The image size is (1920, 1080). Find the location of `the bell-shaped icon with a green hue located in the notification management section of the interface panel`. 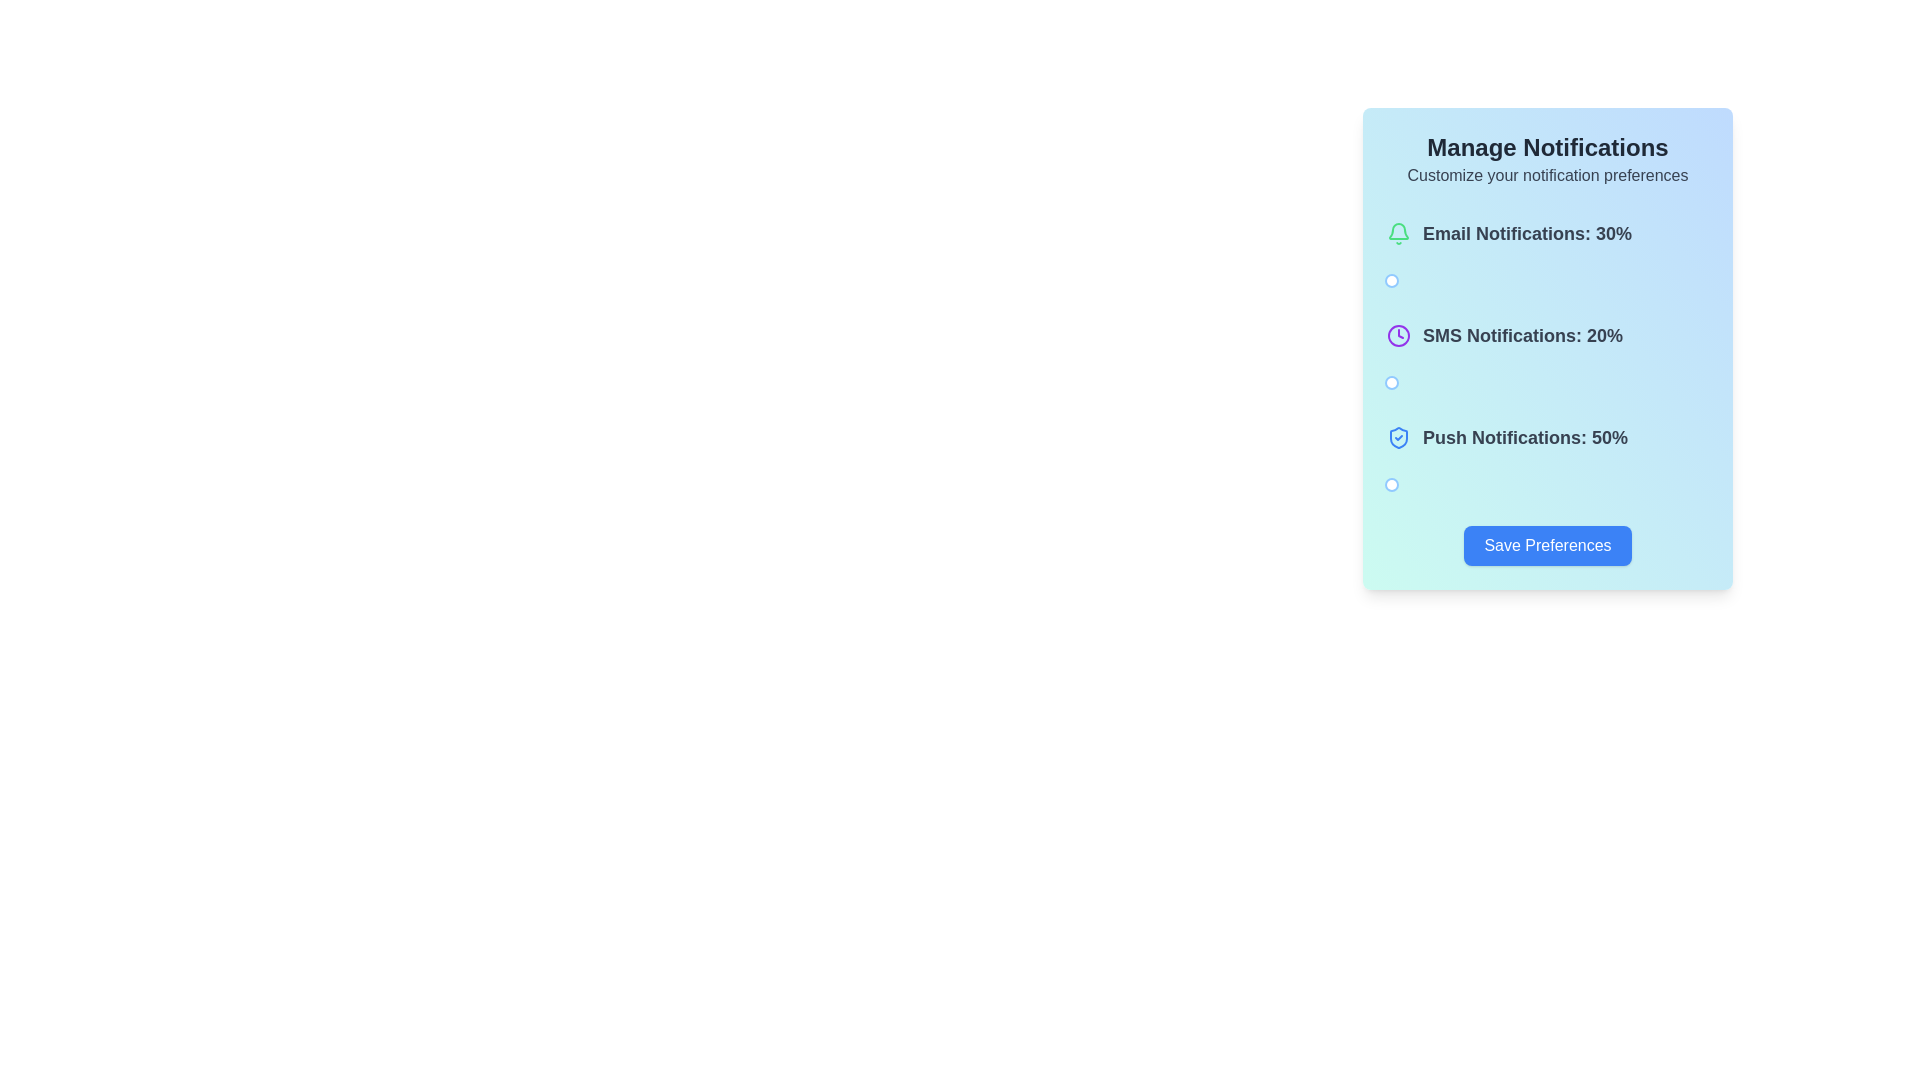

the bell-shaped icon with a green hue located in the notification management section of the interface panel is located at coordinates (1397, 230).